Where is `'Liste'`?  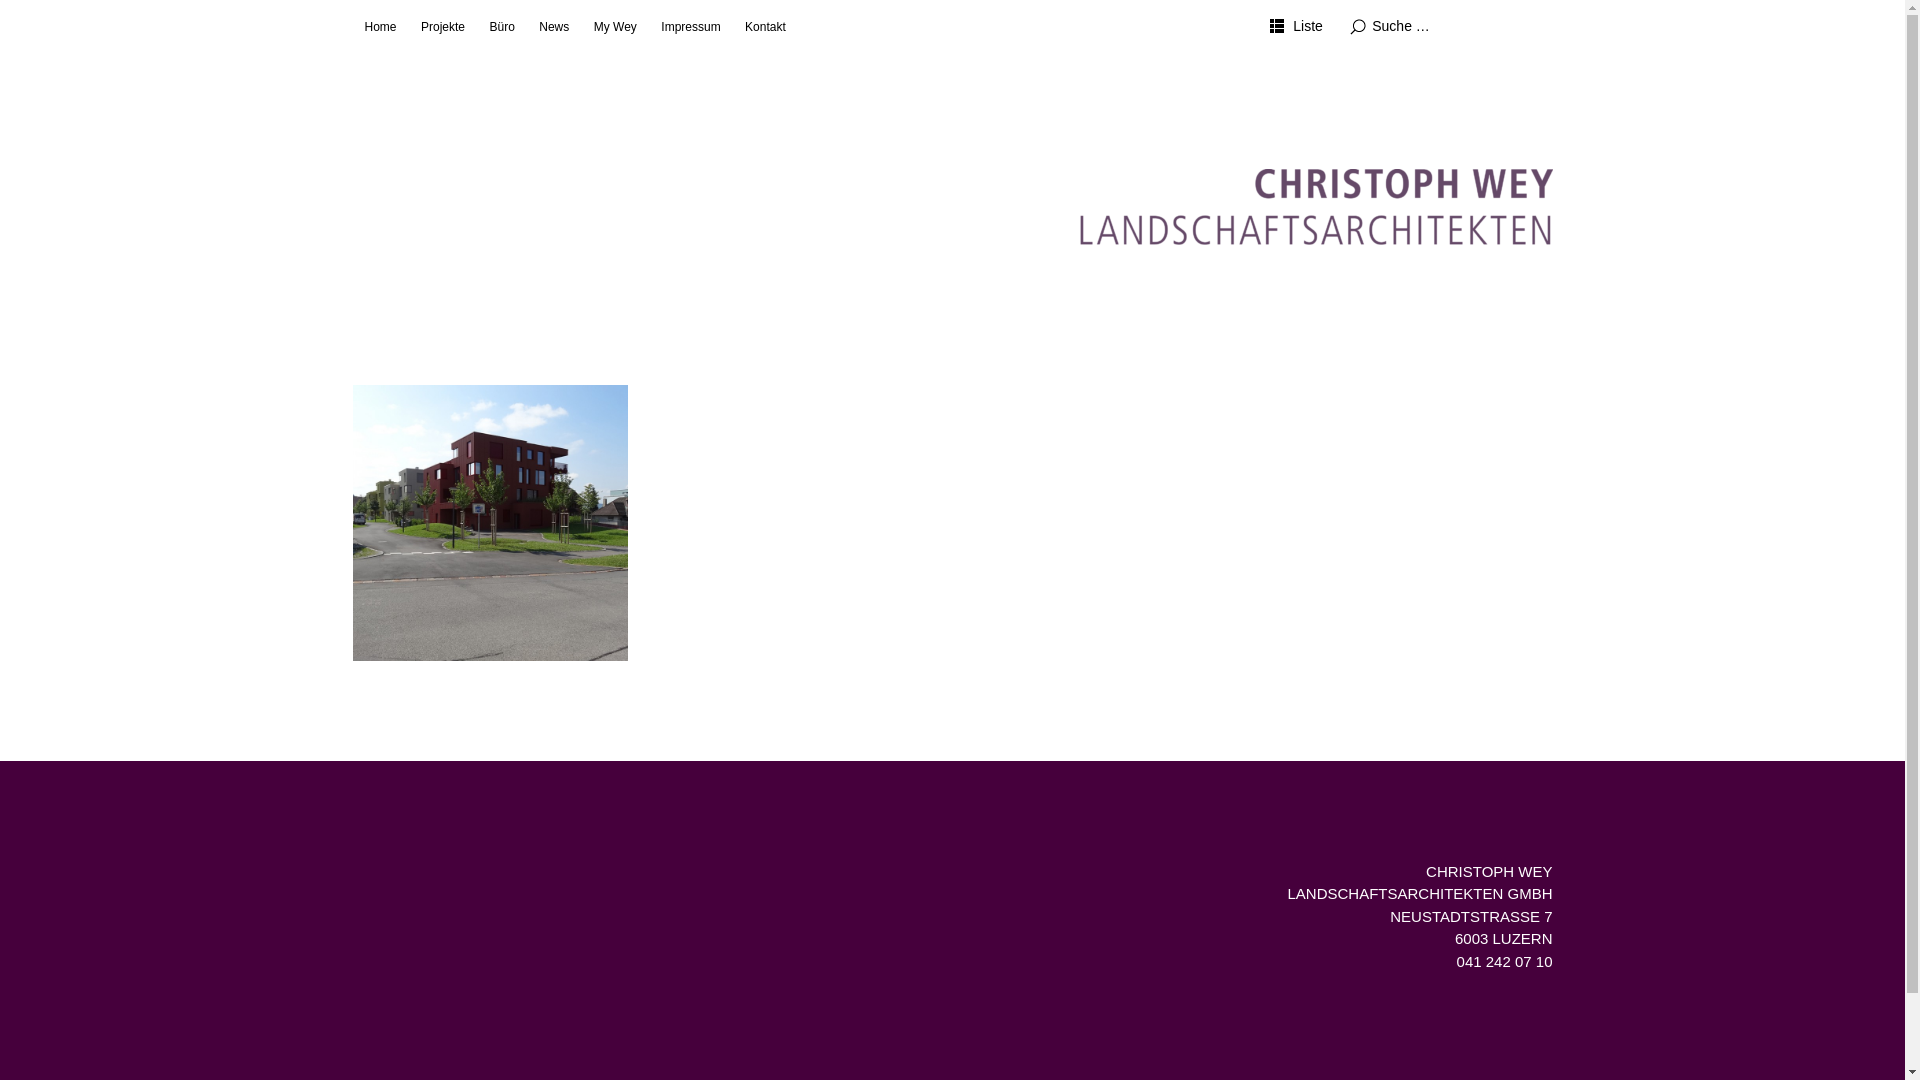 'Liste' is located at coordinates (1296, 27).